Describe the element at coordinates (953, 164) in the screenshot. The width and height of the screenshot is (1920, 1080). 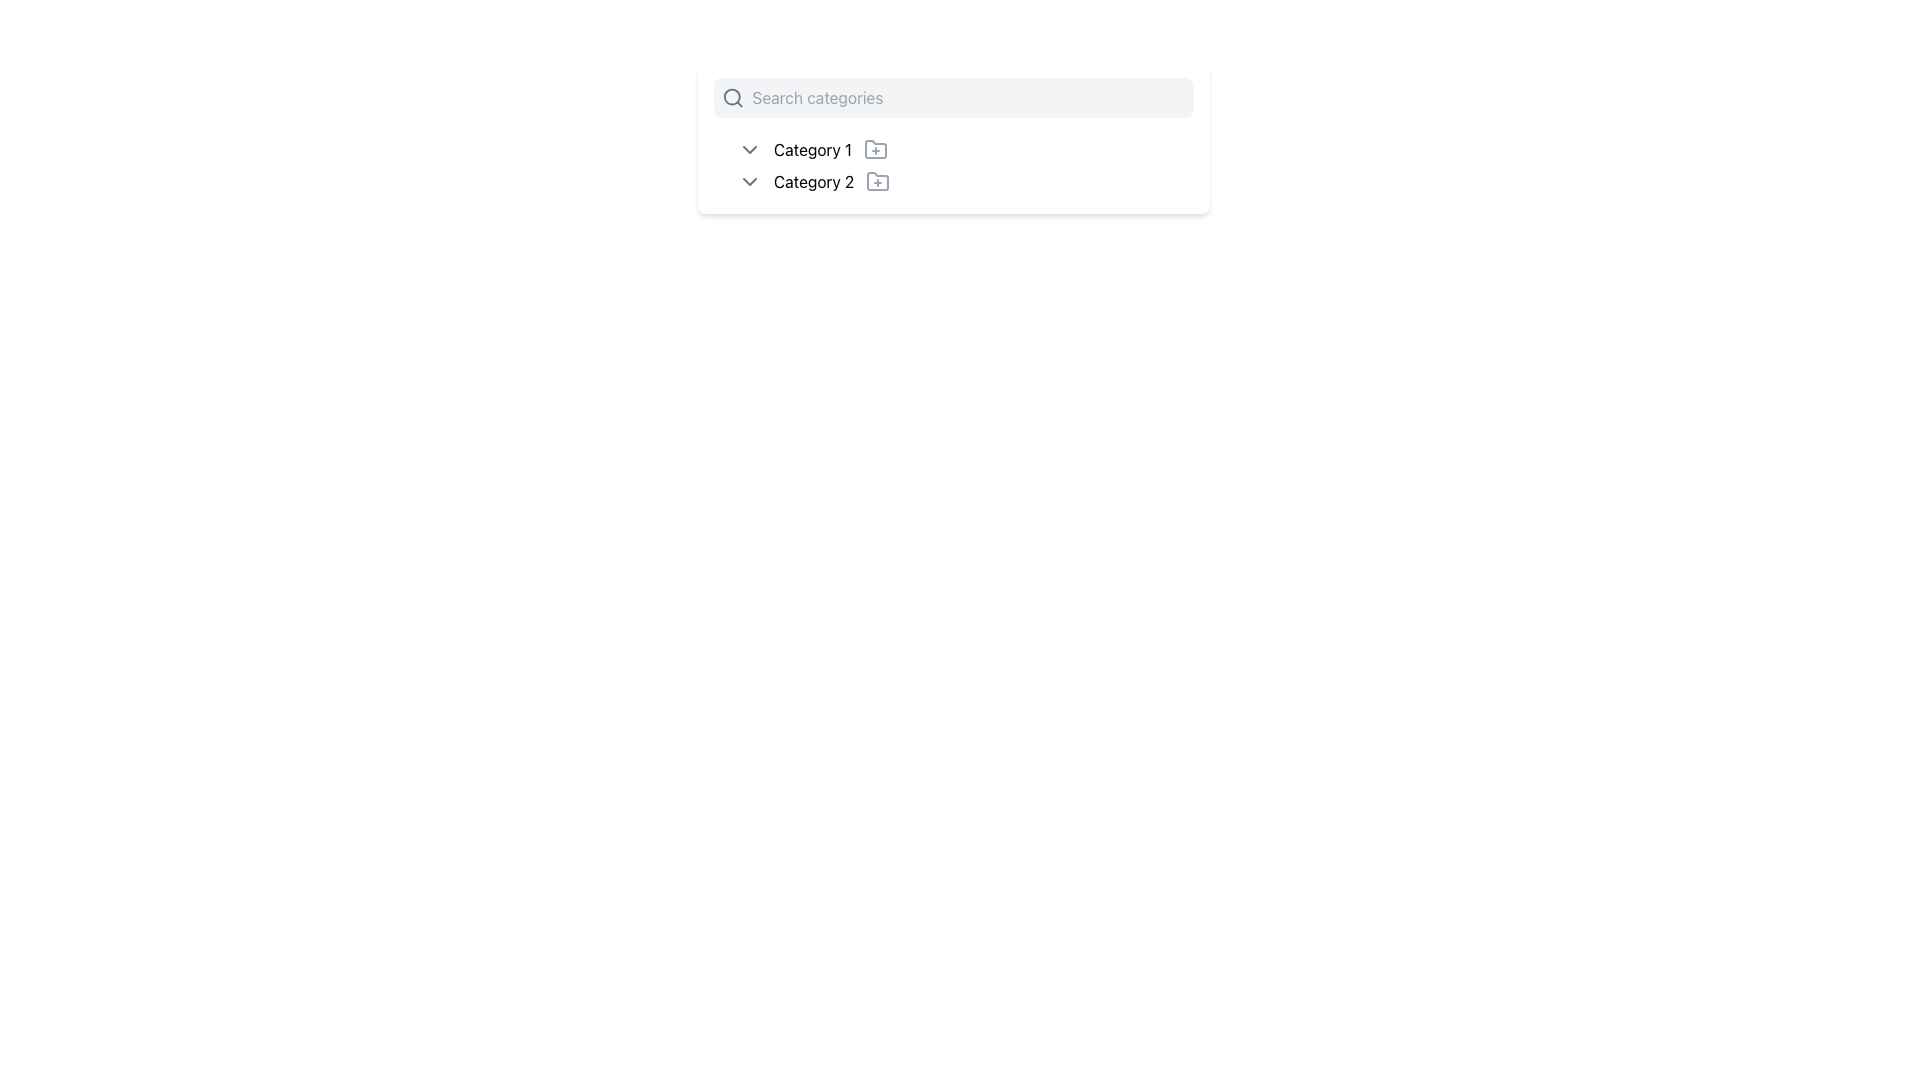
I see `the list item group located centrally below the search bar` at that location.